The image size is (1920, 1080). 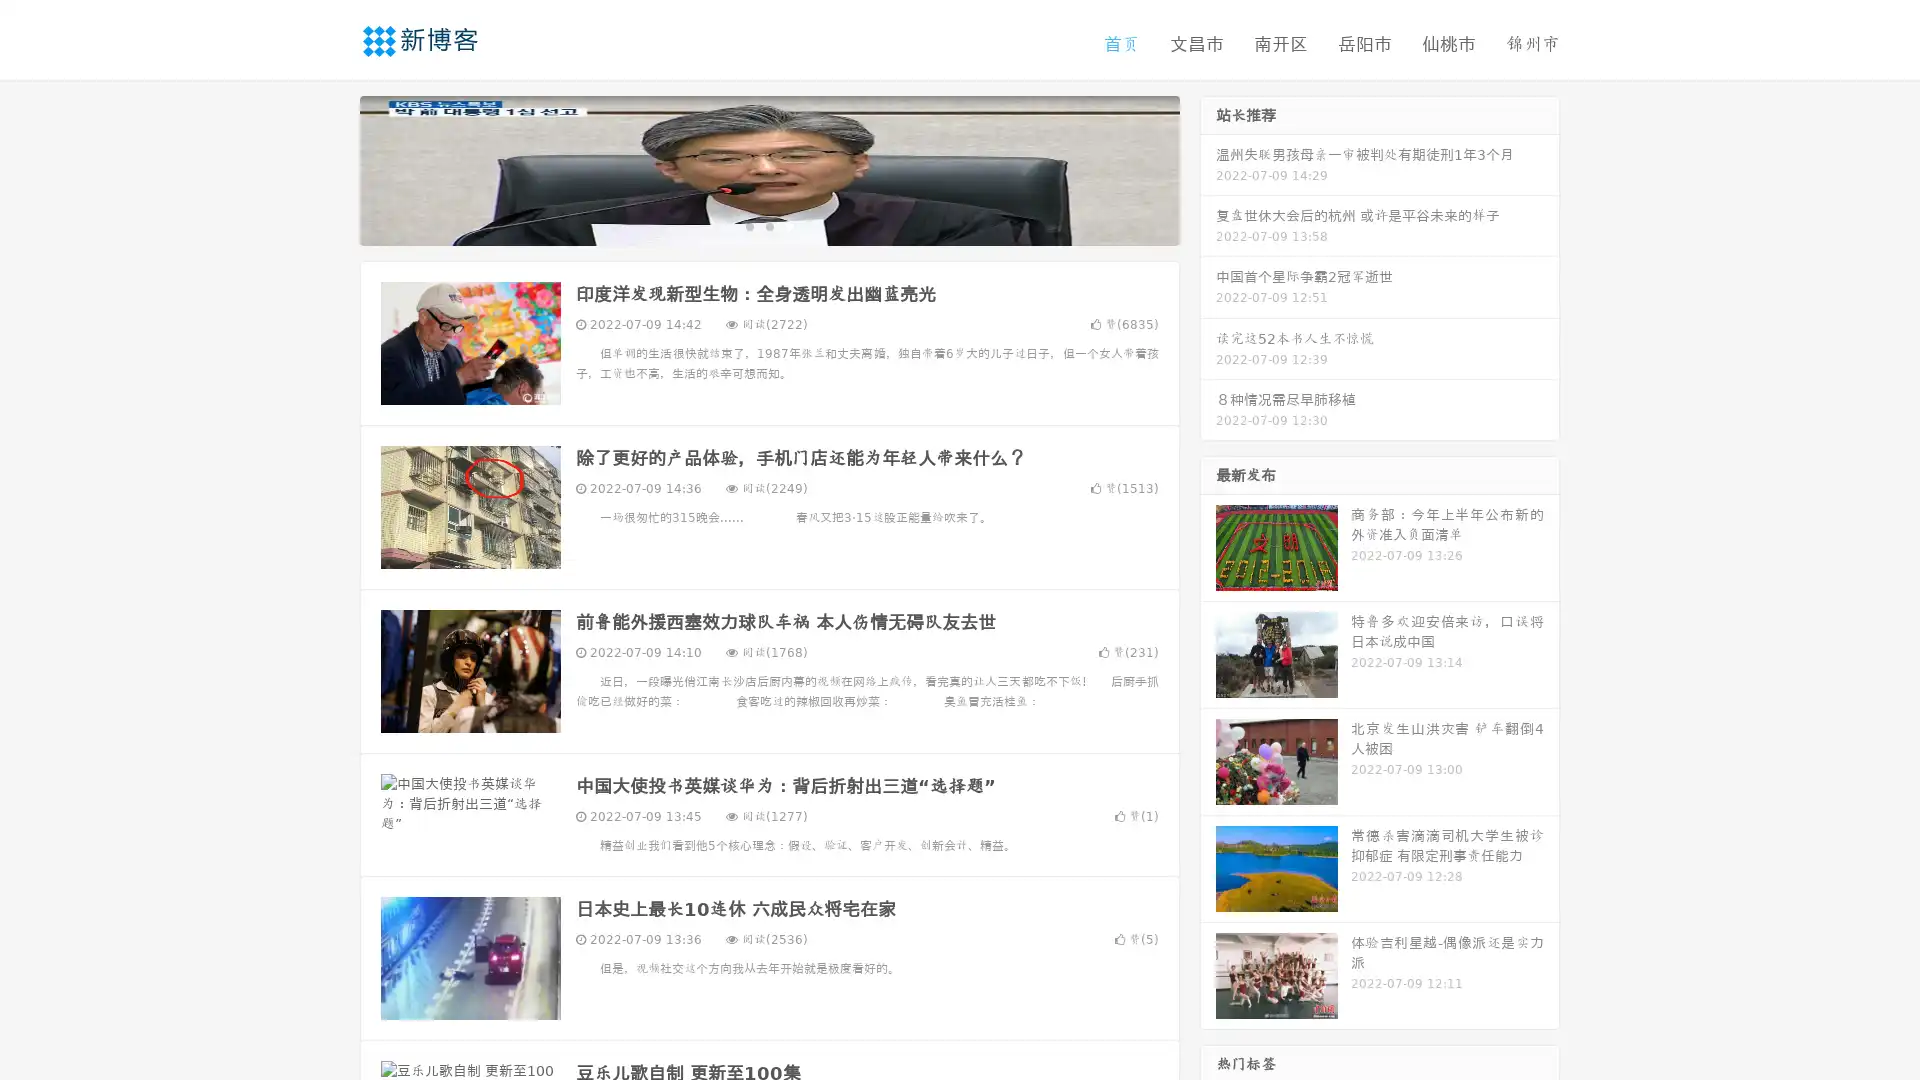 I want to click on Go to slide 2, so click(x=768, y=225).